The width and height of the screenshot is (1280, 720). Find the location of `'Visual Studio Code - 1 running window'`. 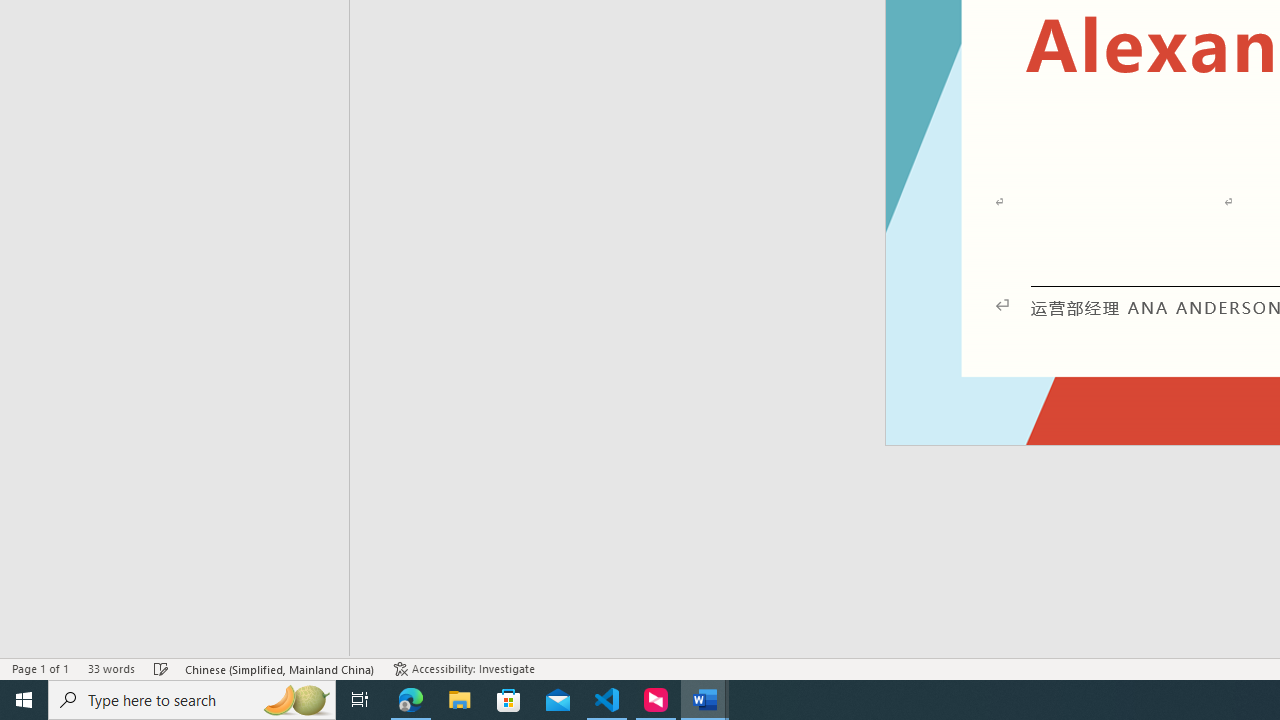

'Visual Studio Code - 1 running window' is located at coordinates (606, 698).